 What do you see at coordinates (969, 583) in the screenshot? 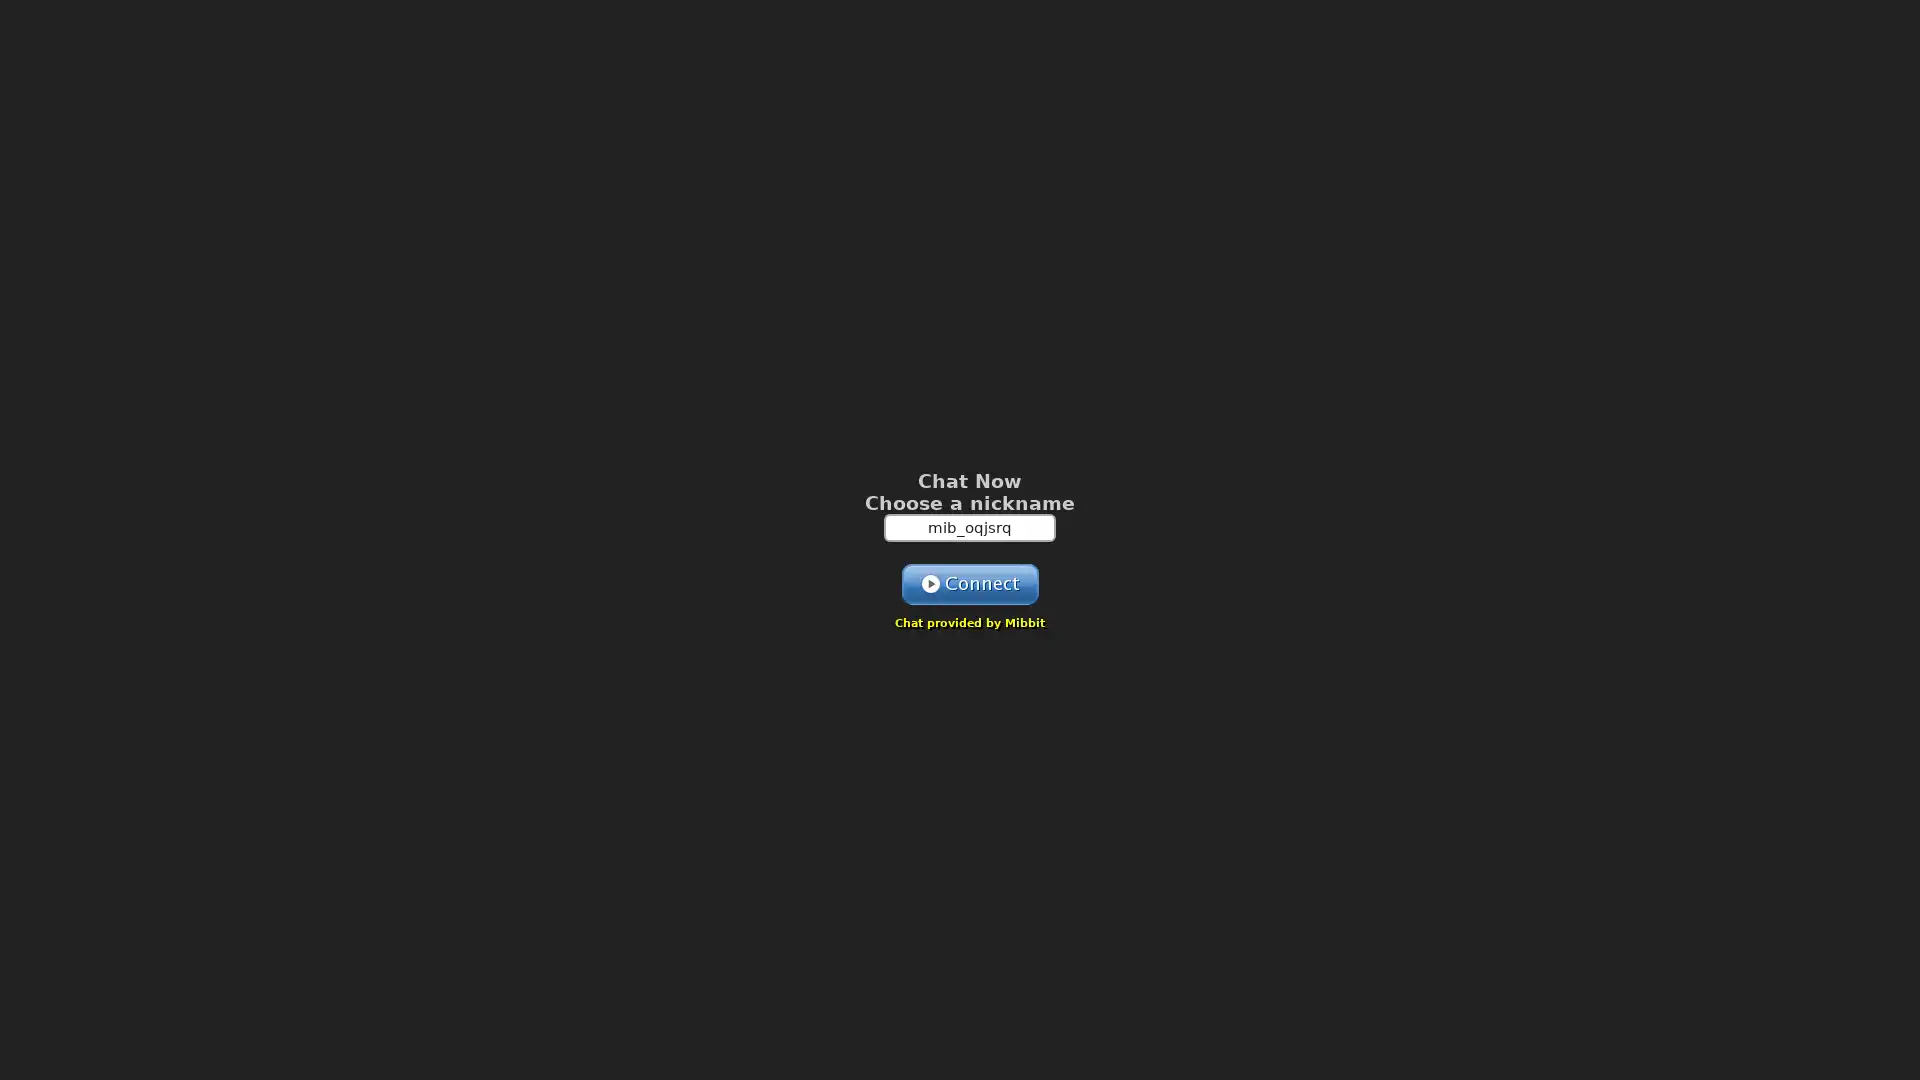
I see `Submit` at bounding box center [969, 583].